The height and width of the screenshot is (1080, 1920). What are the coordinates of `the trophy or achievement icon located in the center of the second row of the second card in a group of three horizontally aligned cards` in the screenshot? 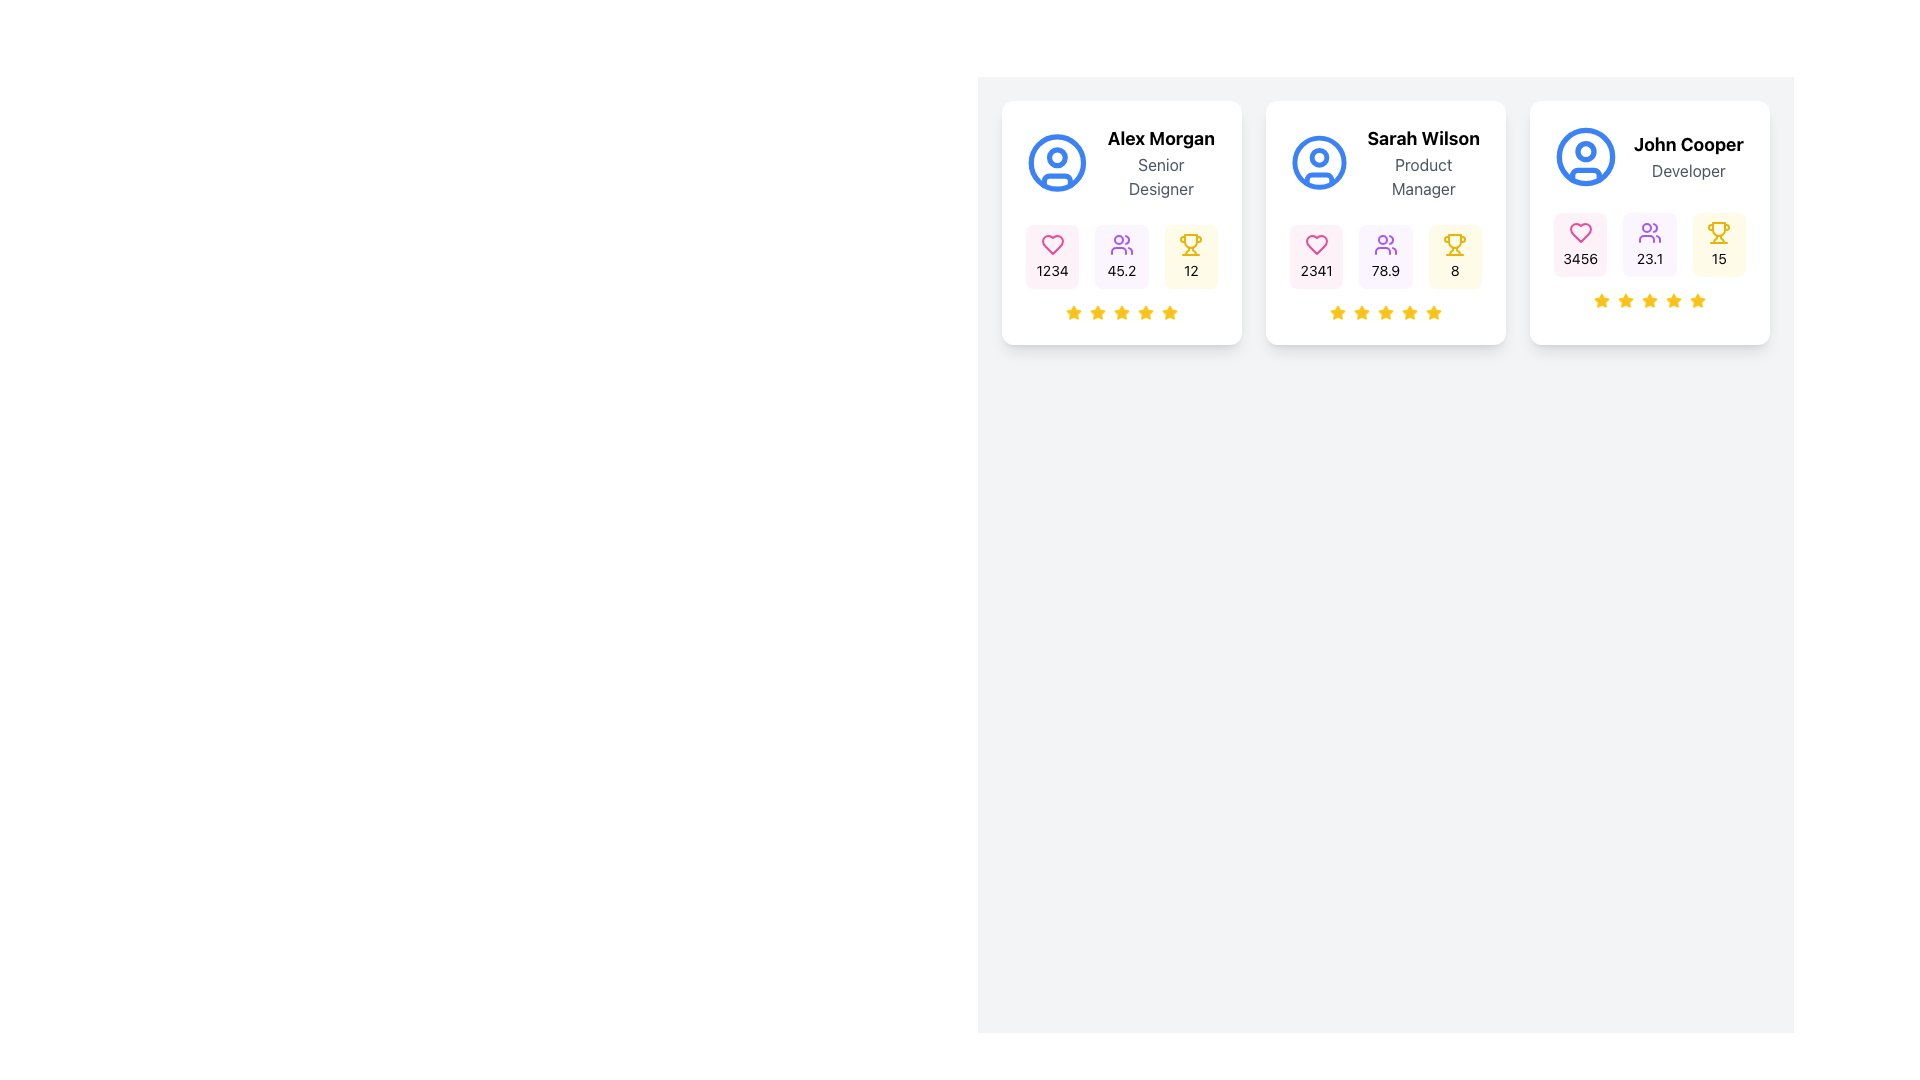 It's located at (1191, 240).